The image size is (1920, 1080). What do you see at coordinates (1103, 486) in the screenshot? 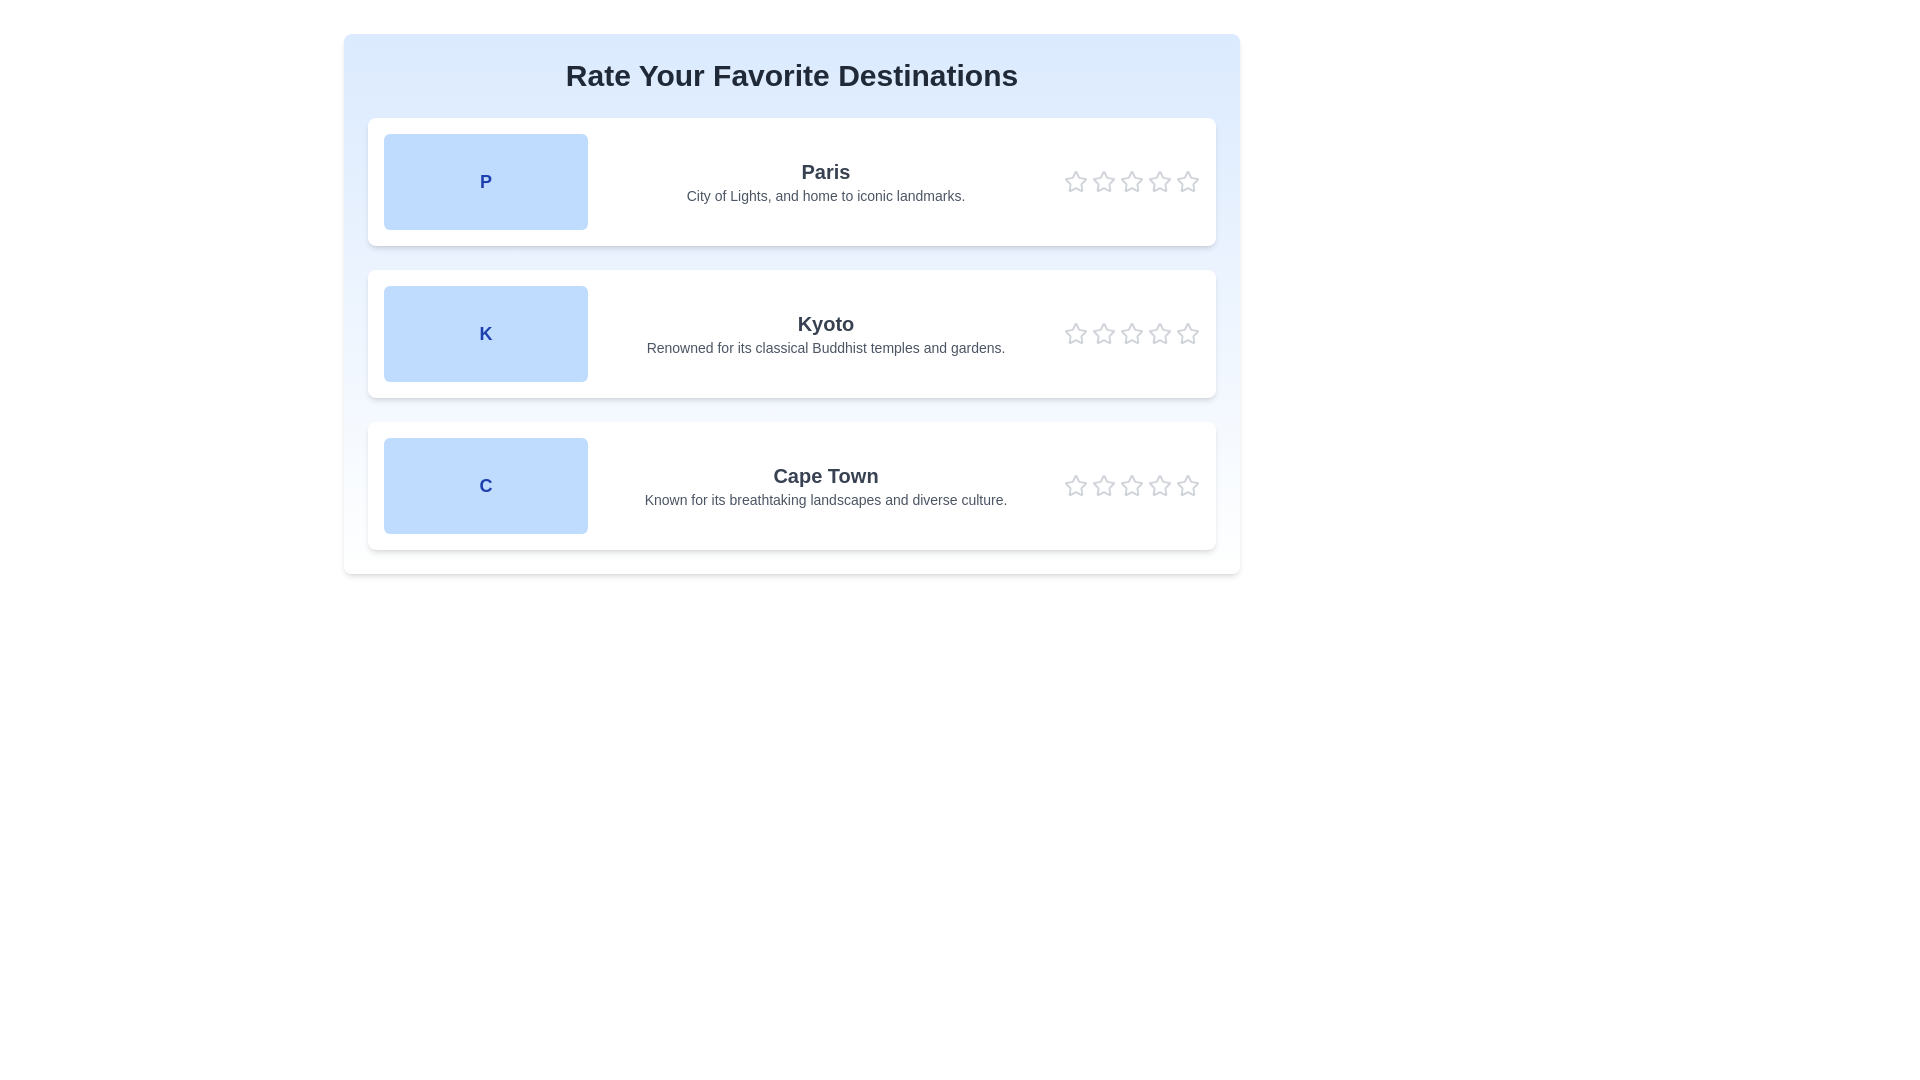
I see `the third star icon in the series of six stars for rating in the 'Cape Town' section to capture user feedback` at bounding box center [1103, 486].